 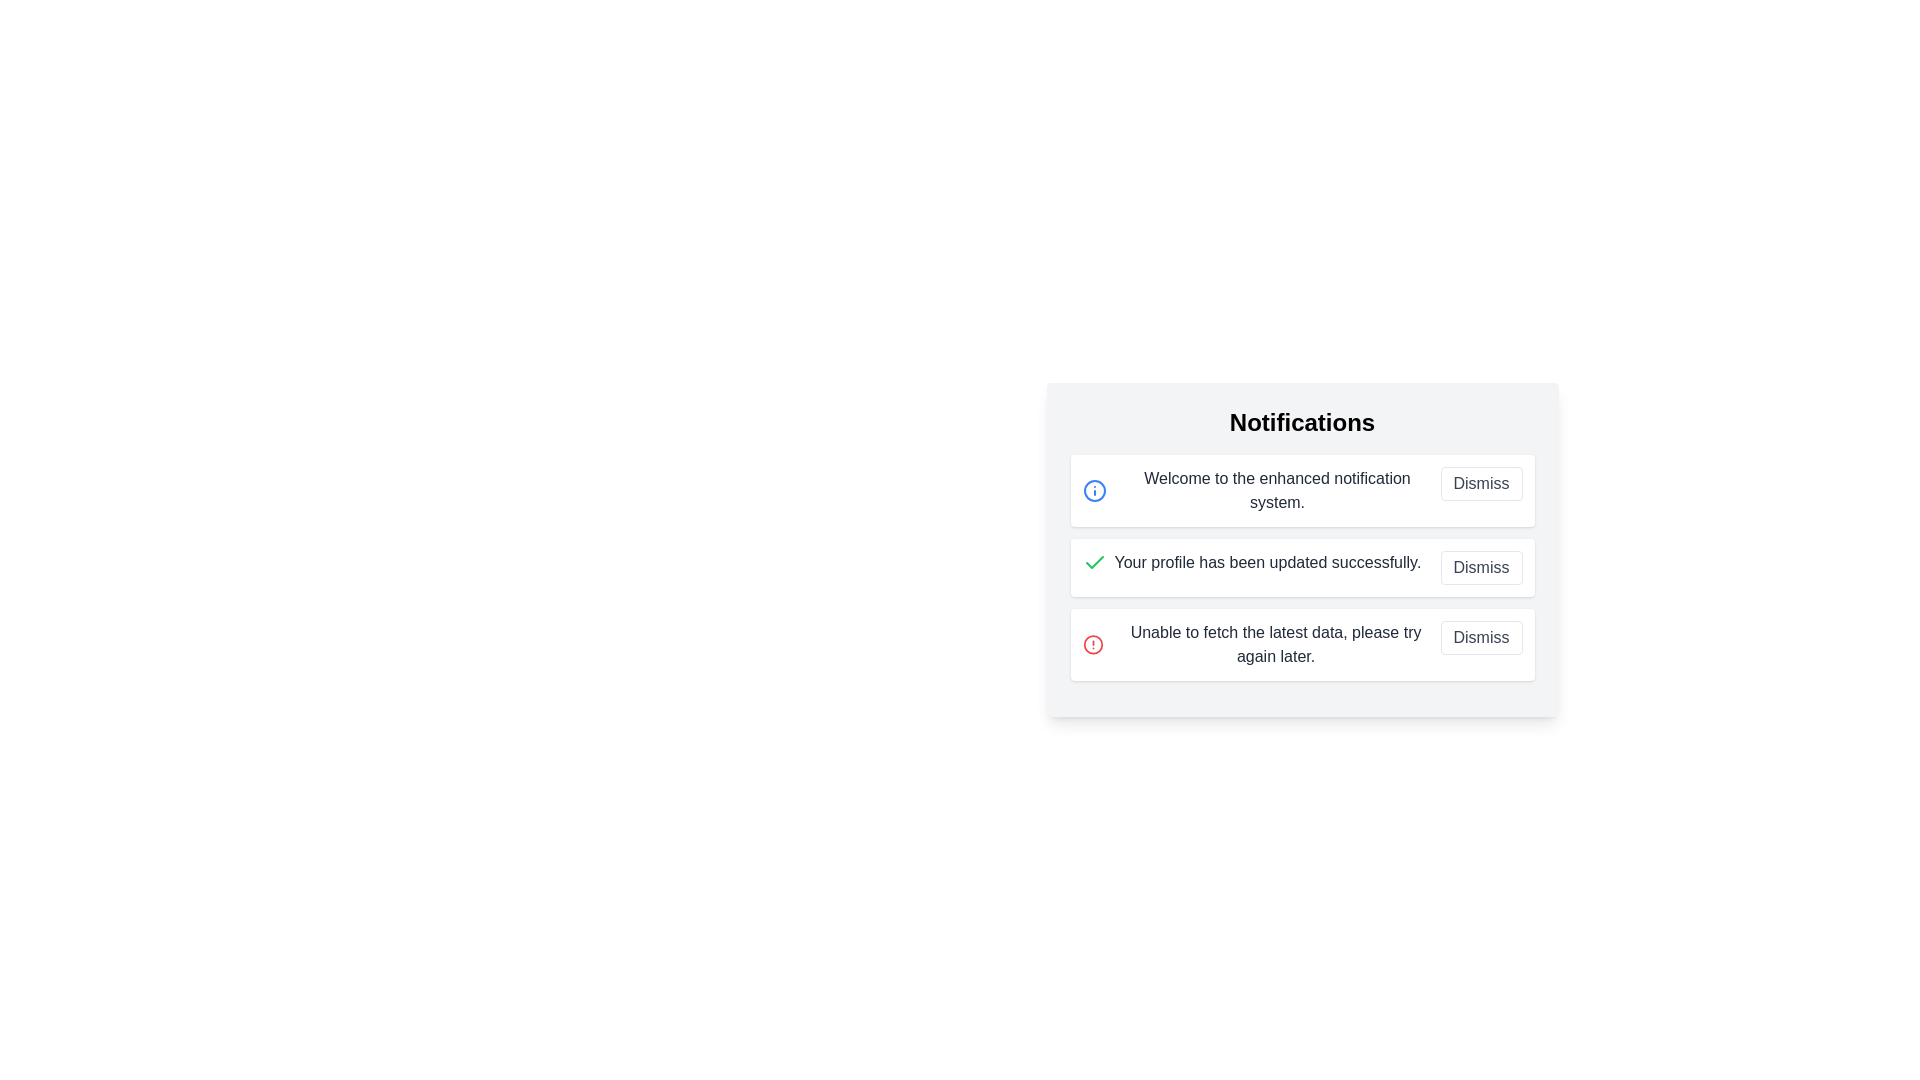 What do you see at coordinates (1093, 562) in the screenshot?
I see `the informational success icon located in the second notification item, to the left of the text 'Your profile has been updated successfully.'` at bounding box center [1093, 562].